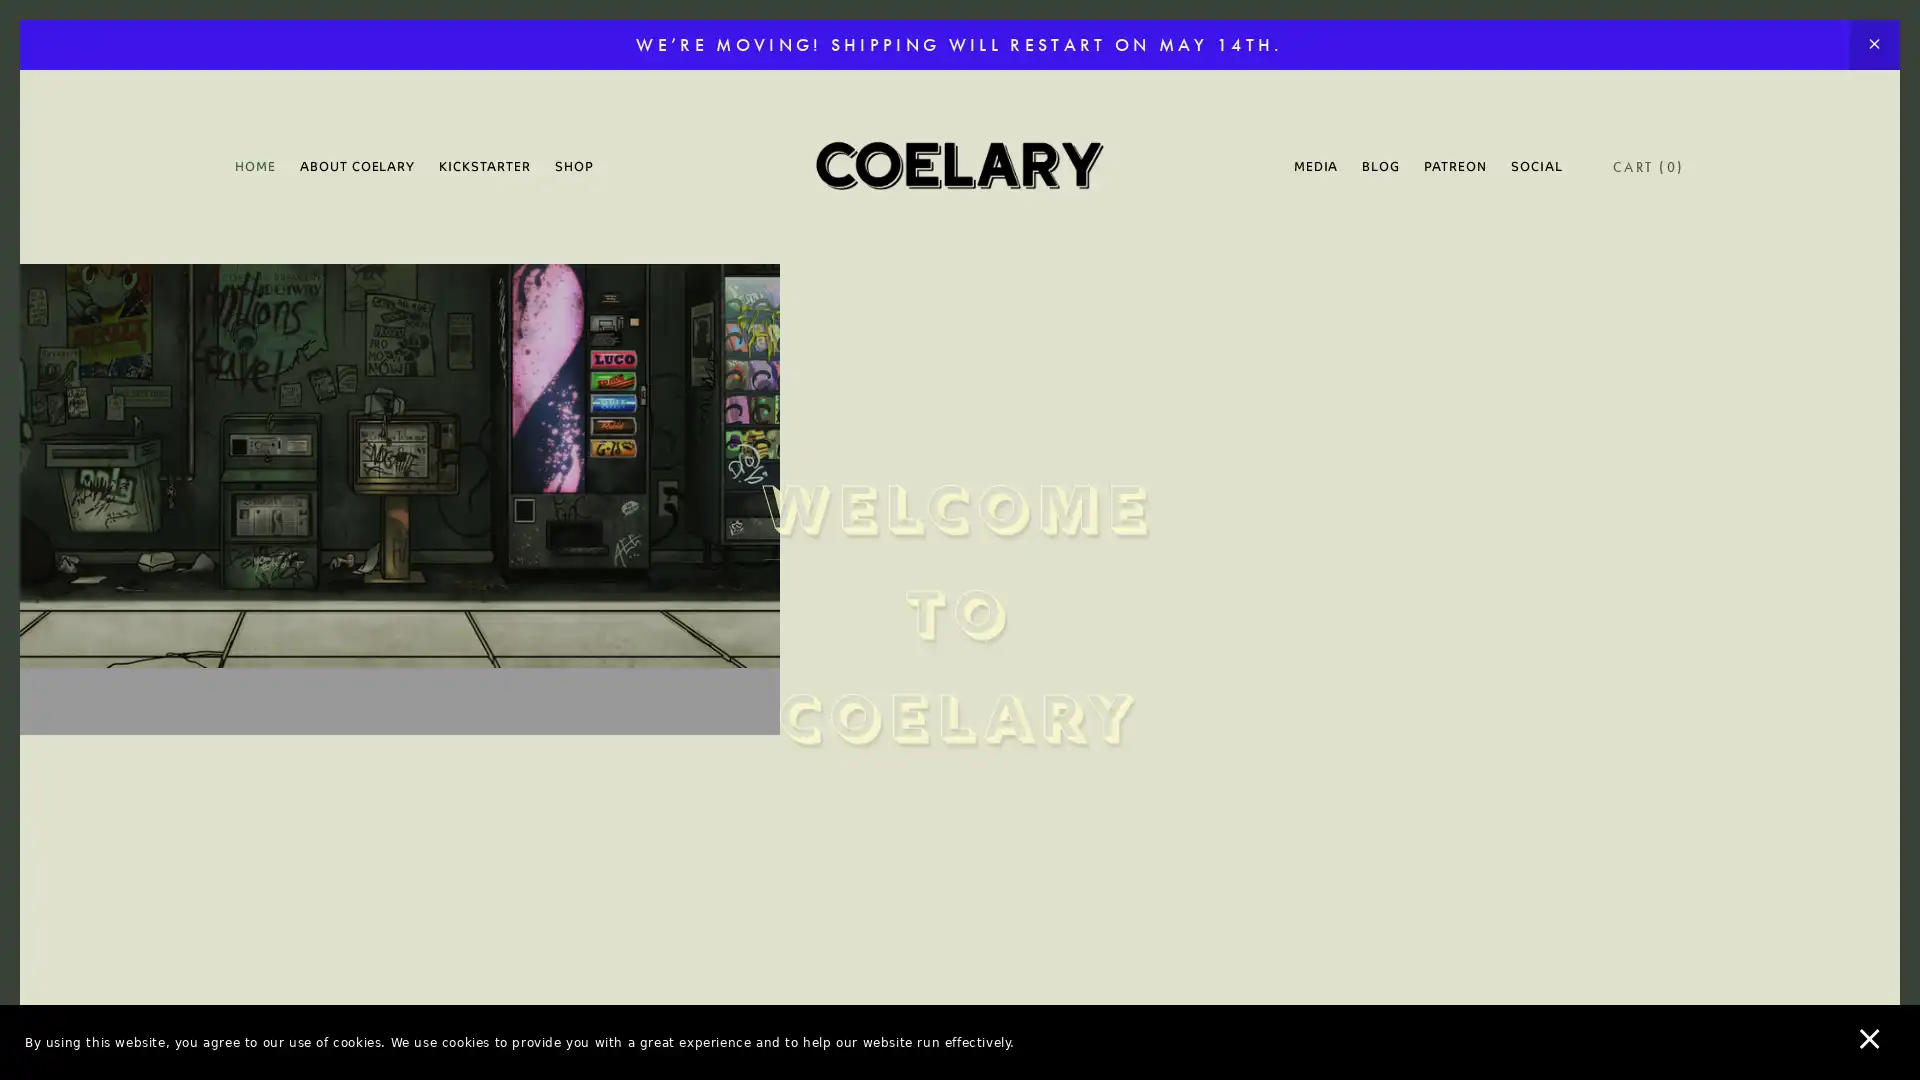  Describe the element at coordinates (1310, 233) in the screenshot. I see `Close` at that location.